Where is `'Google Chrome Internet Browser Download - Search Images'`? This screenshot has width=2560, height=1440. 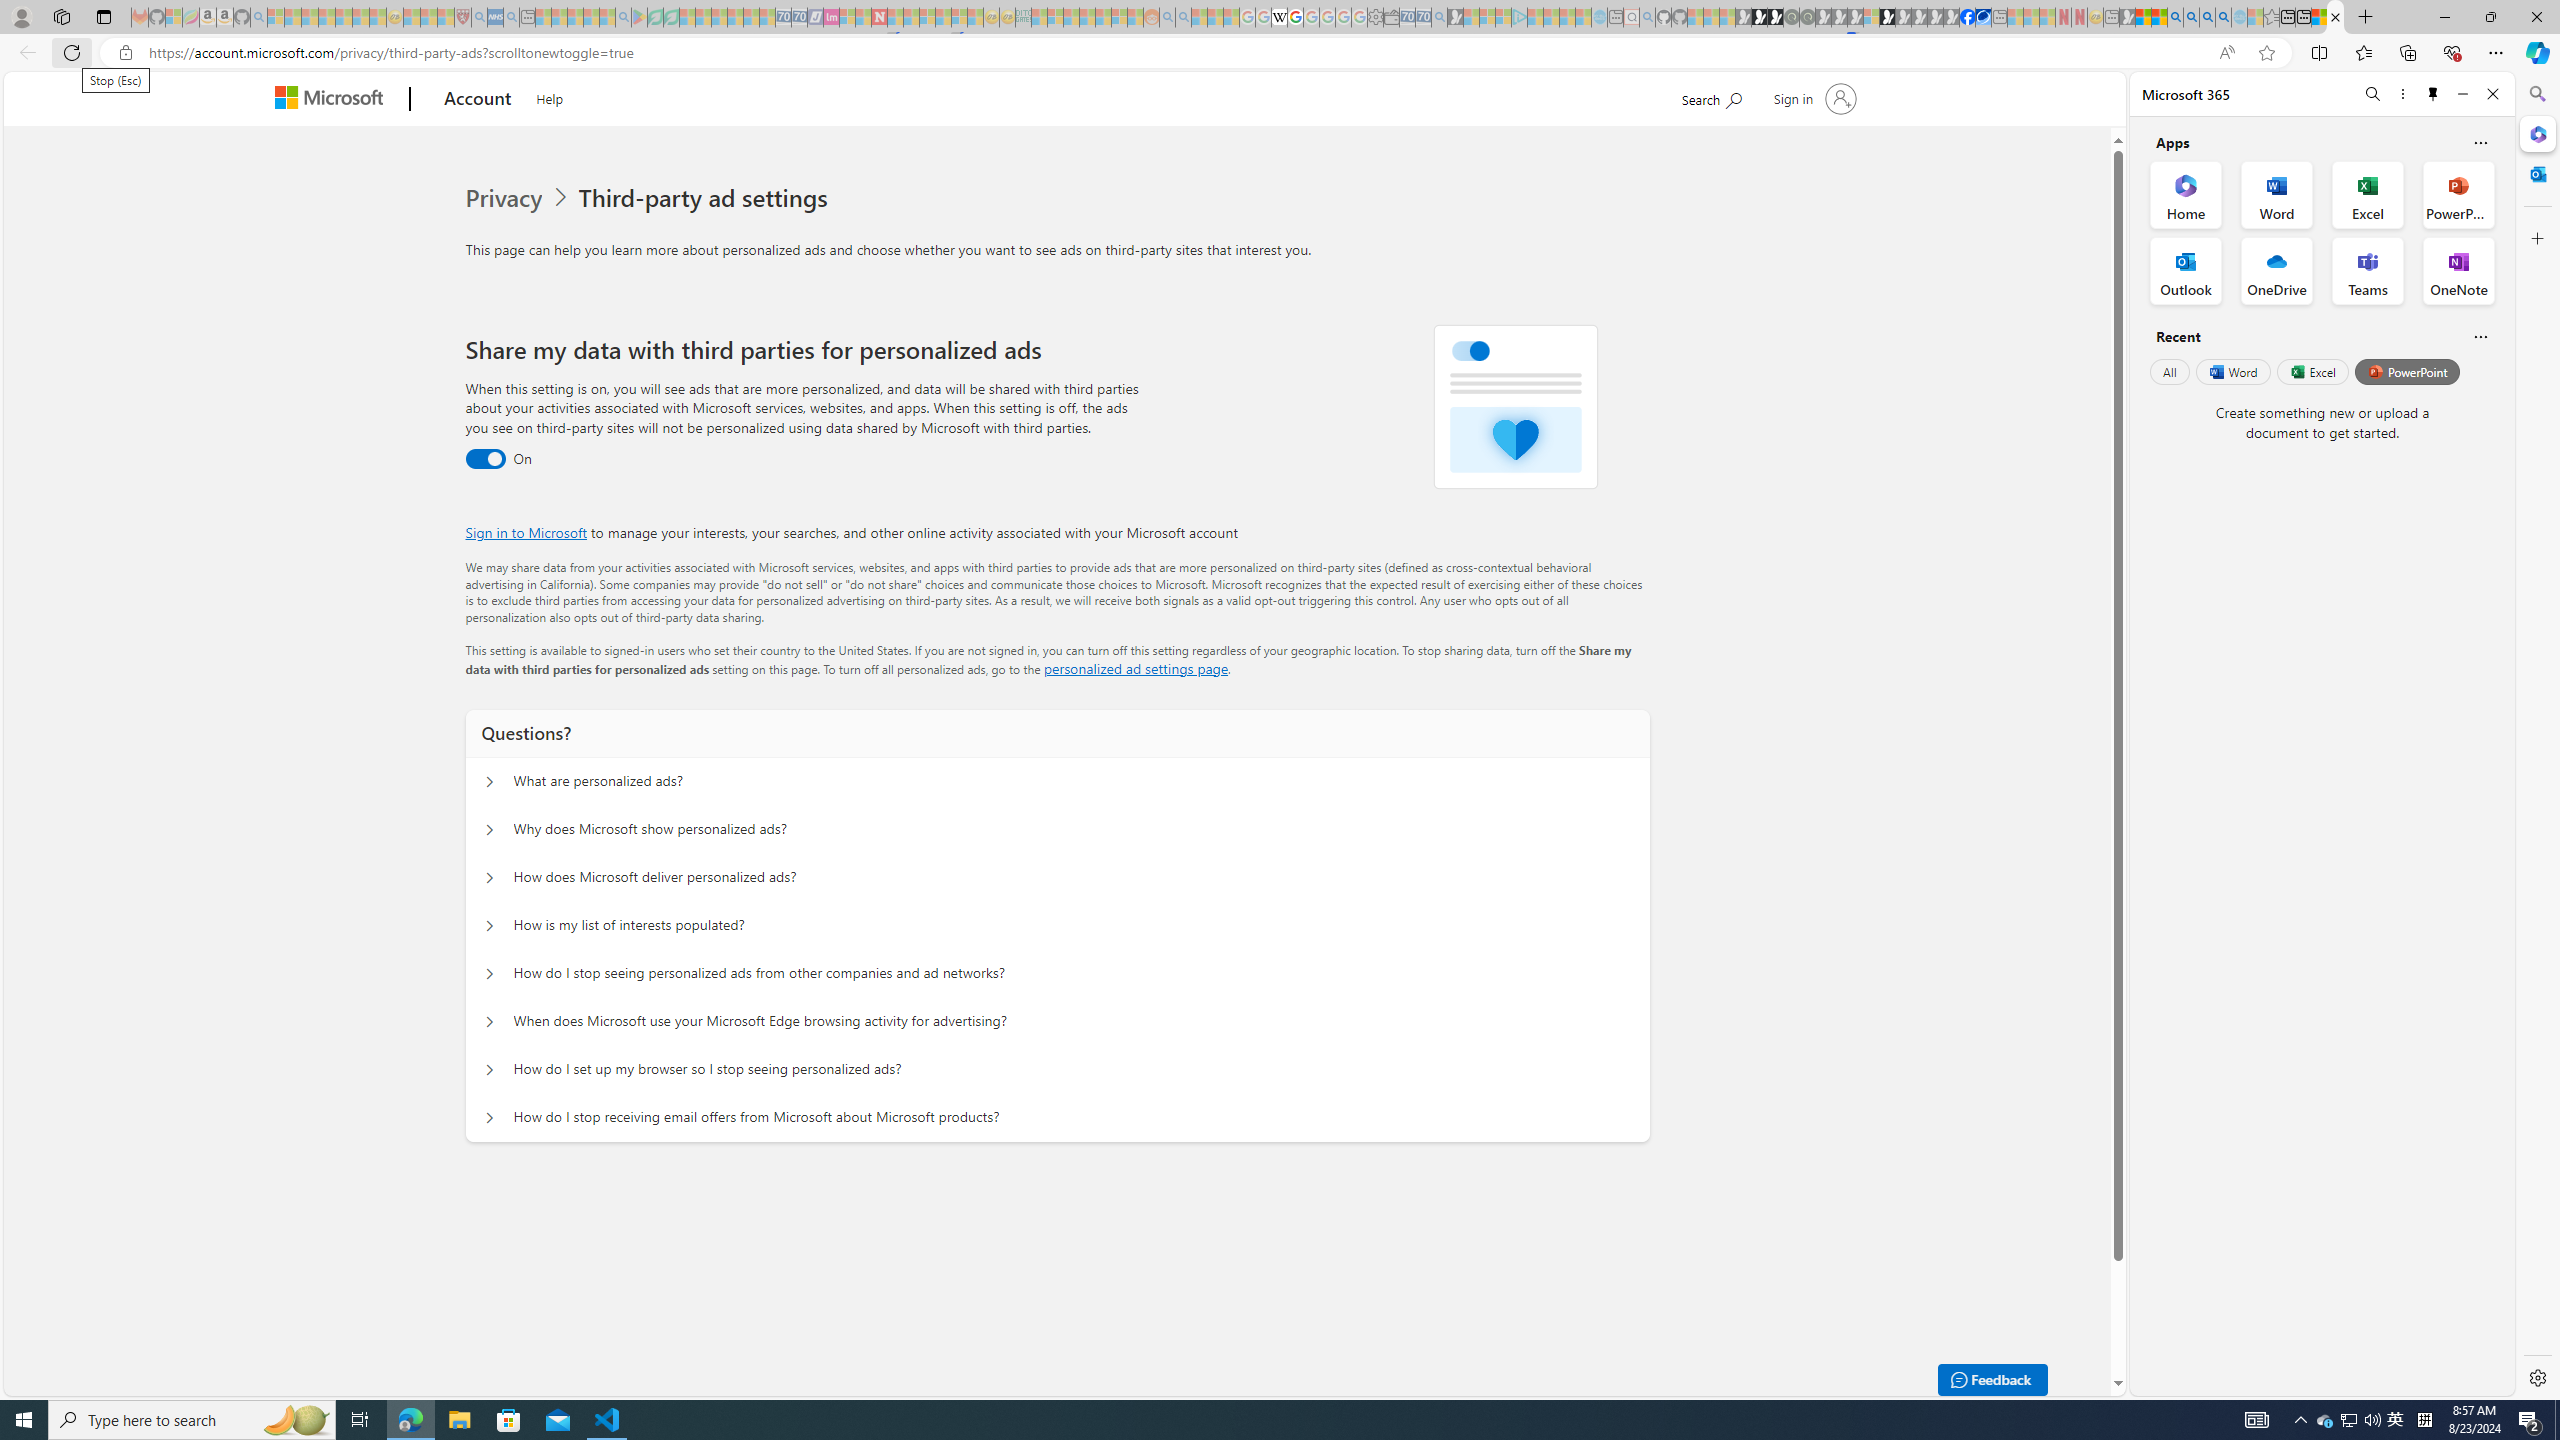
'Google Chrome Internet Browser Download - Search Images' is located at coordinates (2222, 16).